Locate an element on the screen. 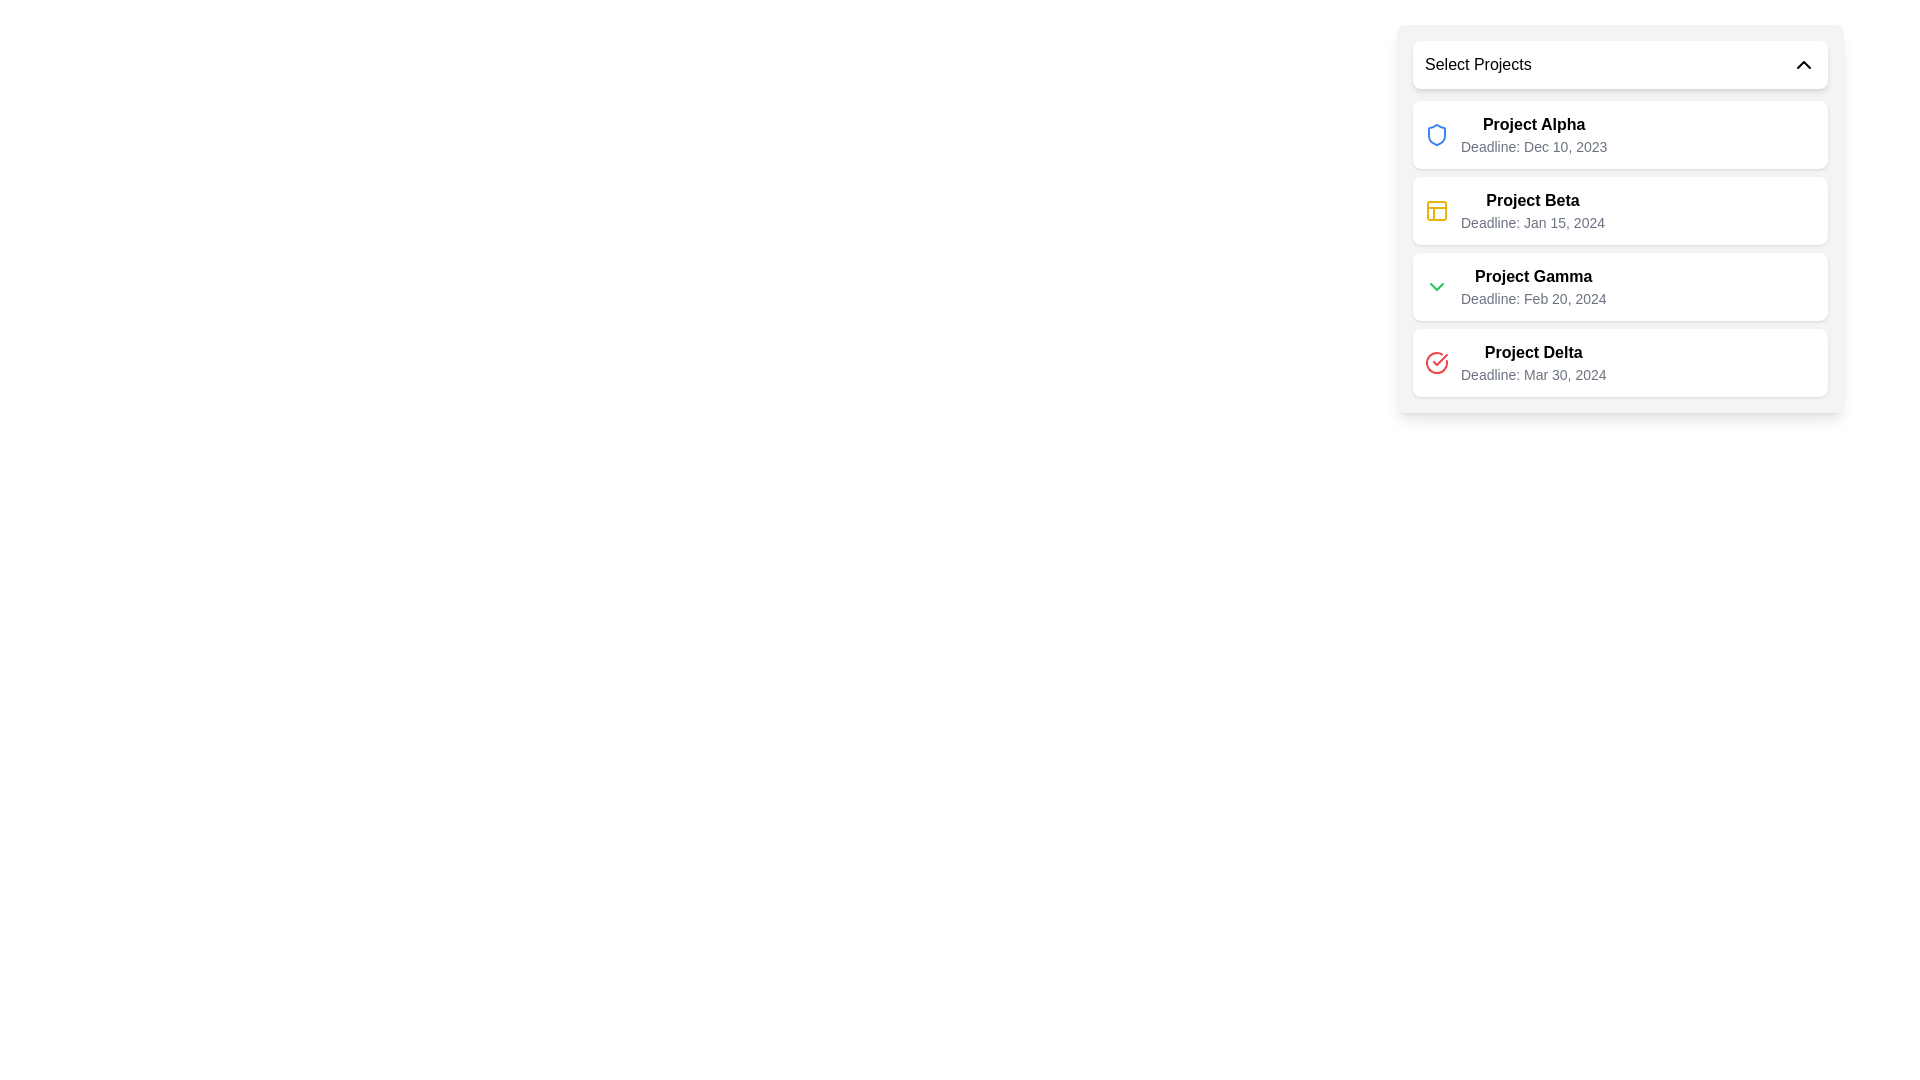 The width and height of the screenshot is (1920, 1080). the text block displaying 'Project Alpha' with the deadline 'Deadline: Dec 10, 2023', which is aligned to the right of a blue icon in the dropdown menu is located at coordinates (1533, 135).